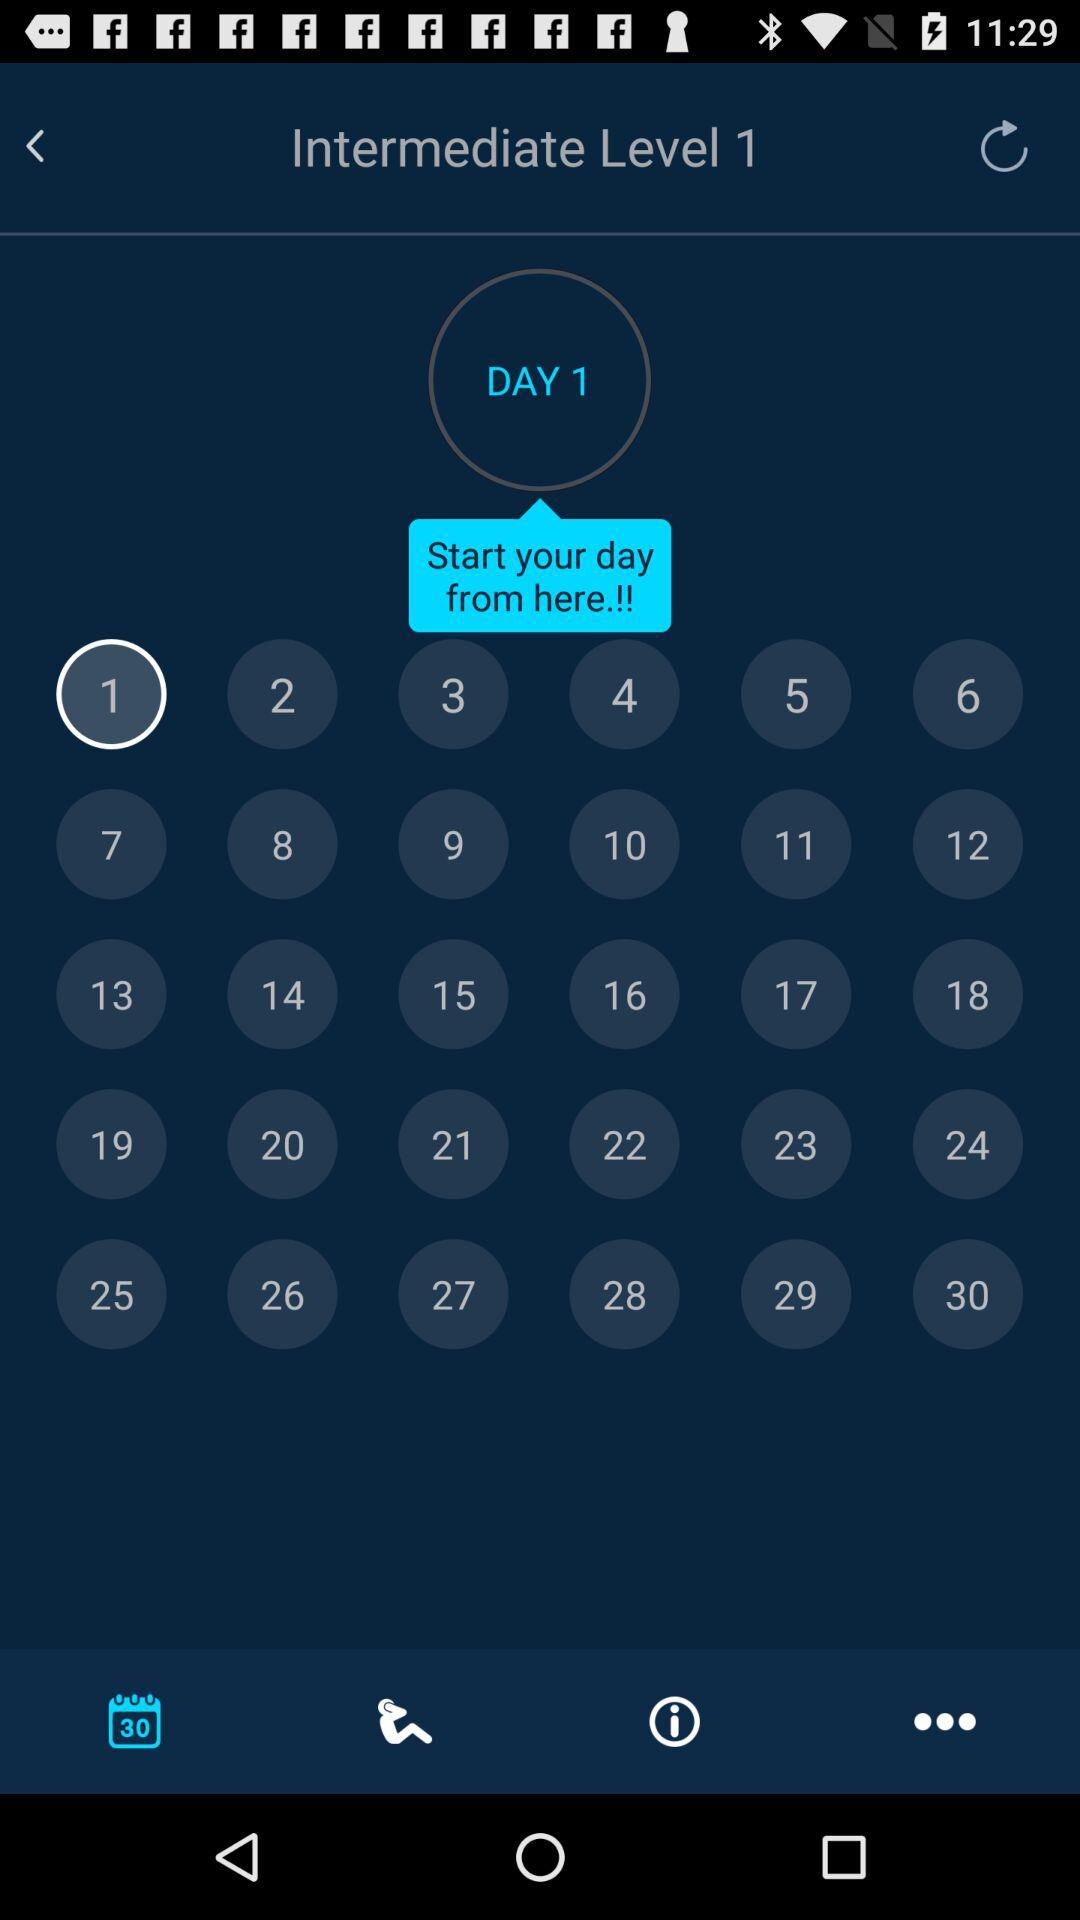 The image size is (1080, 1920). Describe the element at coordinates (282, 1223) in the screenshot. I see `the skip_next icon` at that location.